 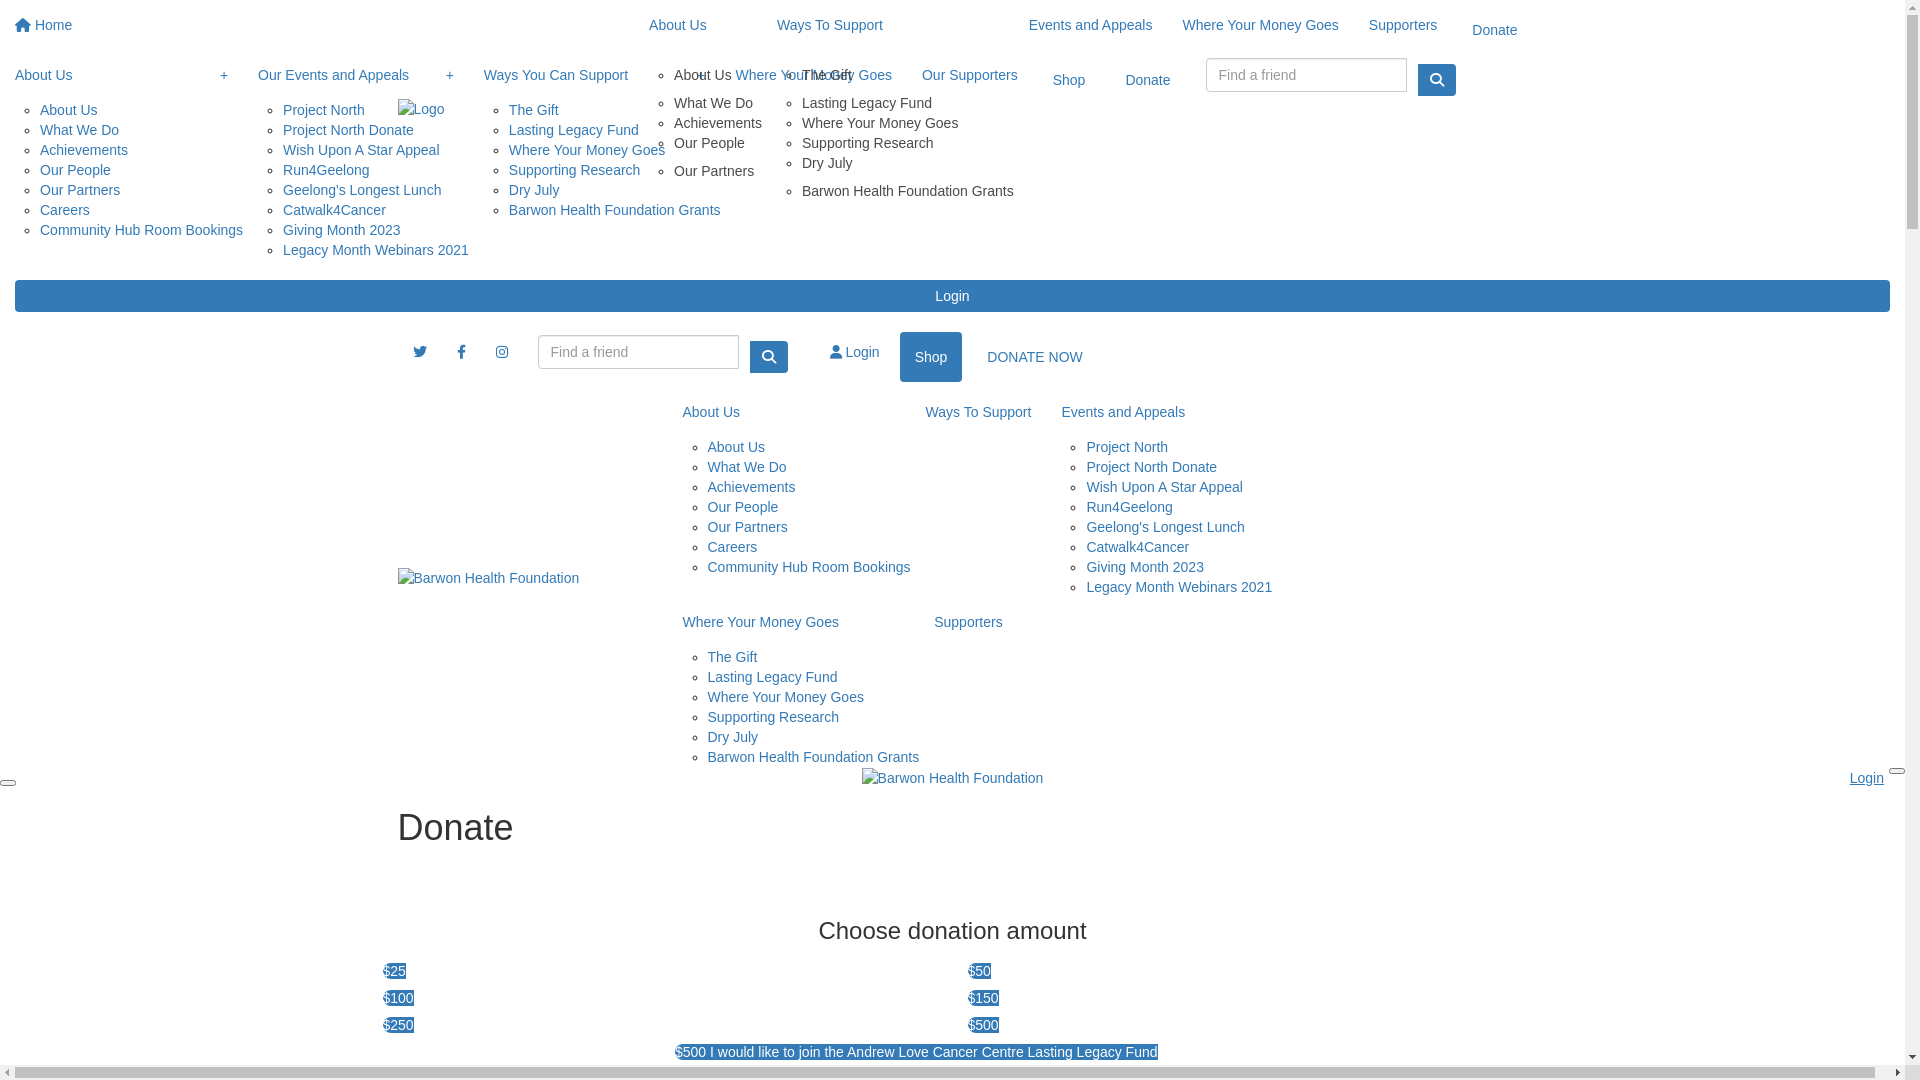 I want to click on 'Donate', so click(x=1147, y=79).